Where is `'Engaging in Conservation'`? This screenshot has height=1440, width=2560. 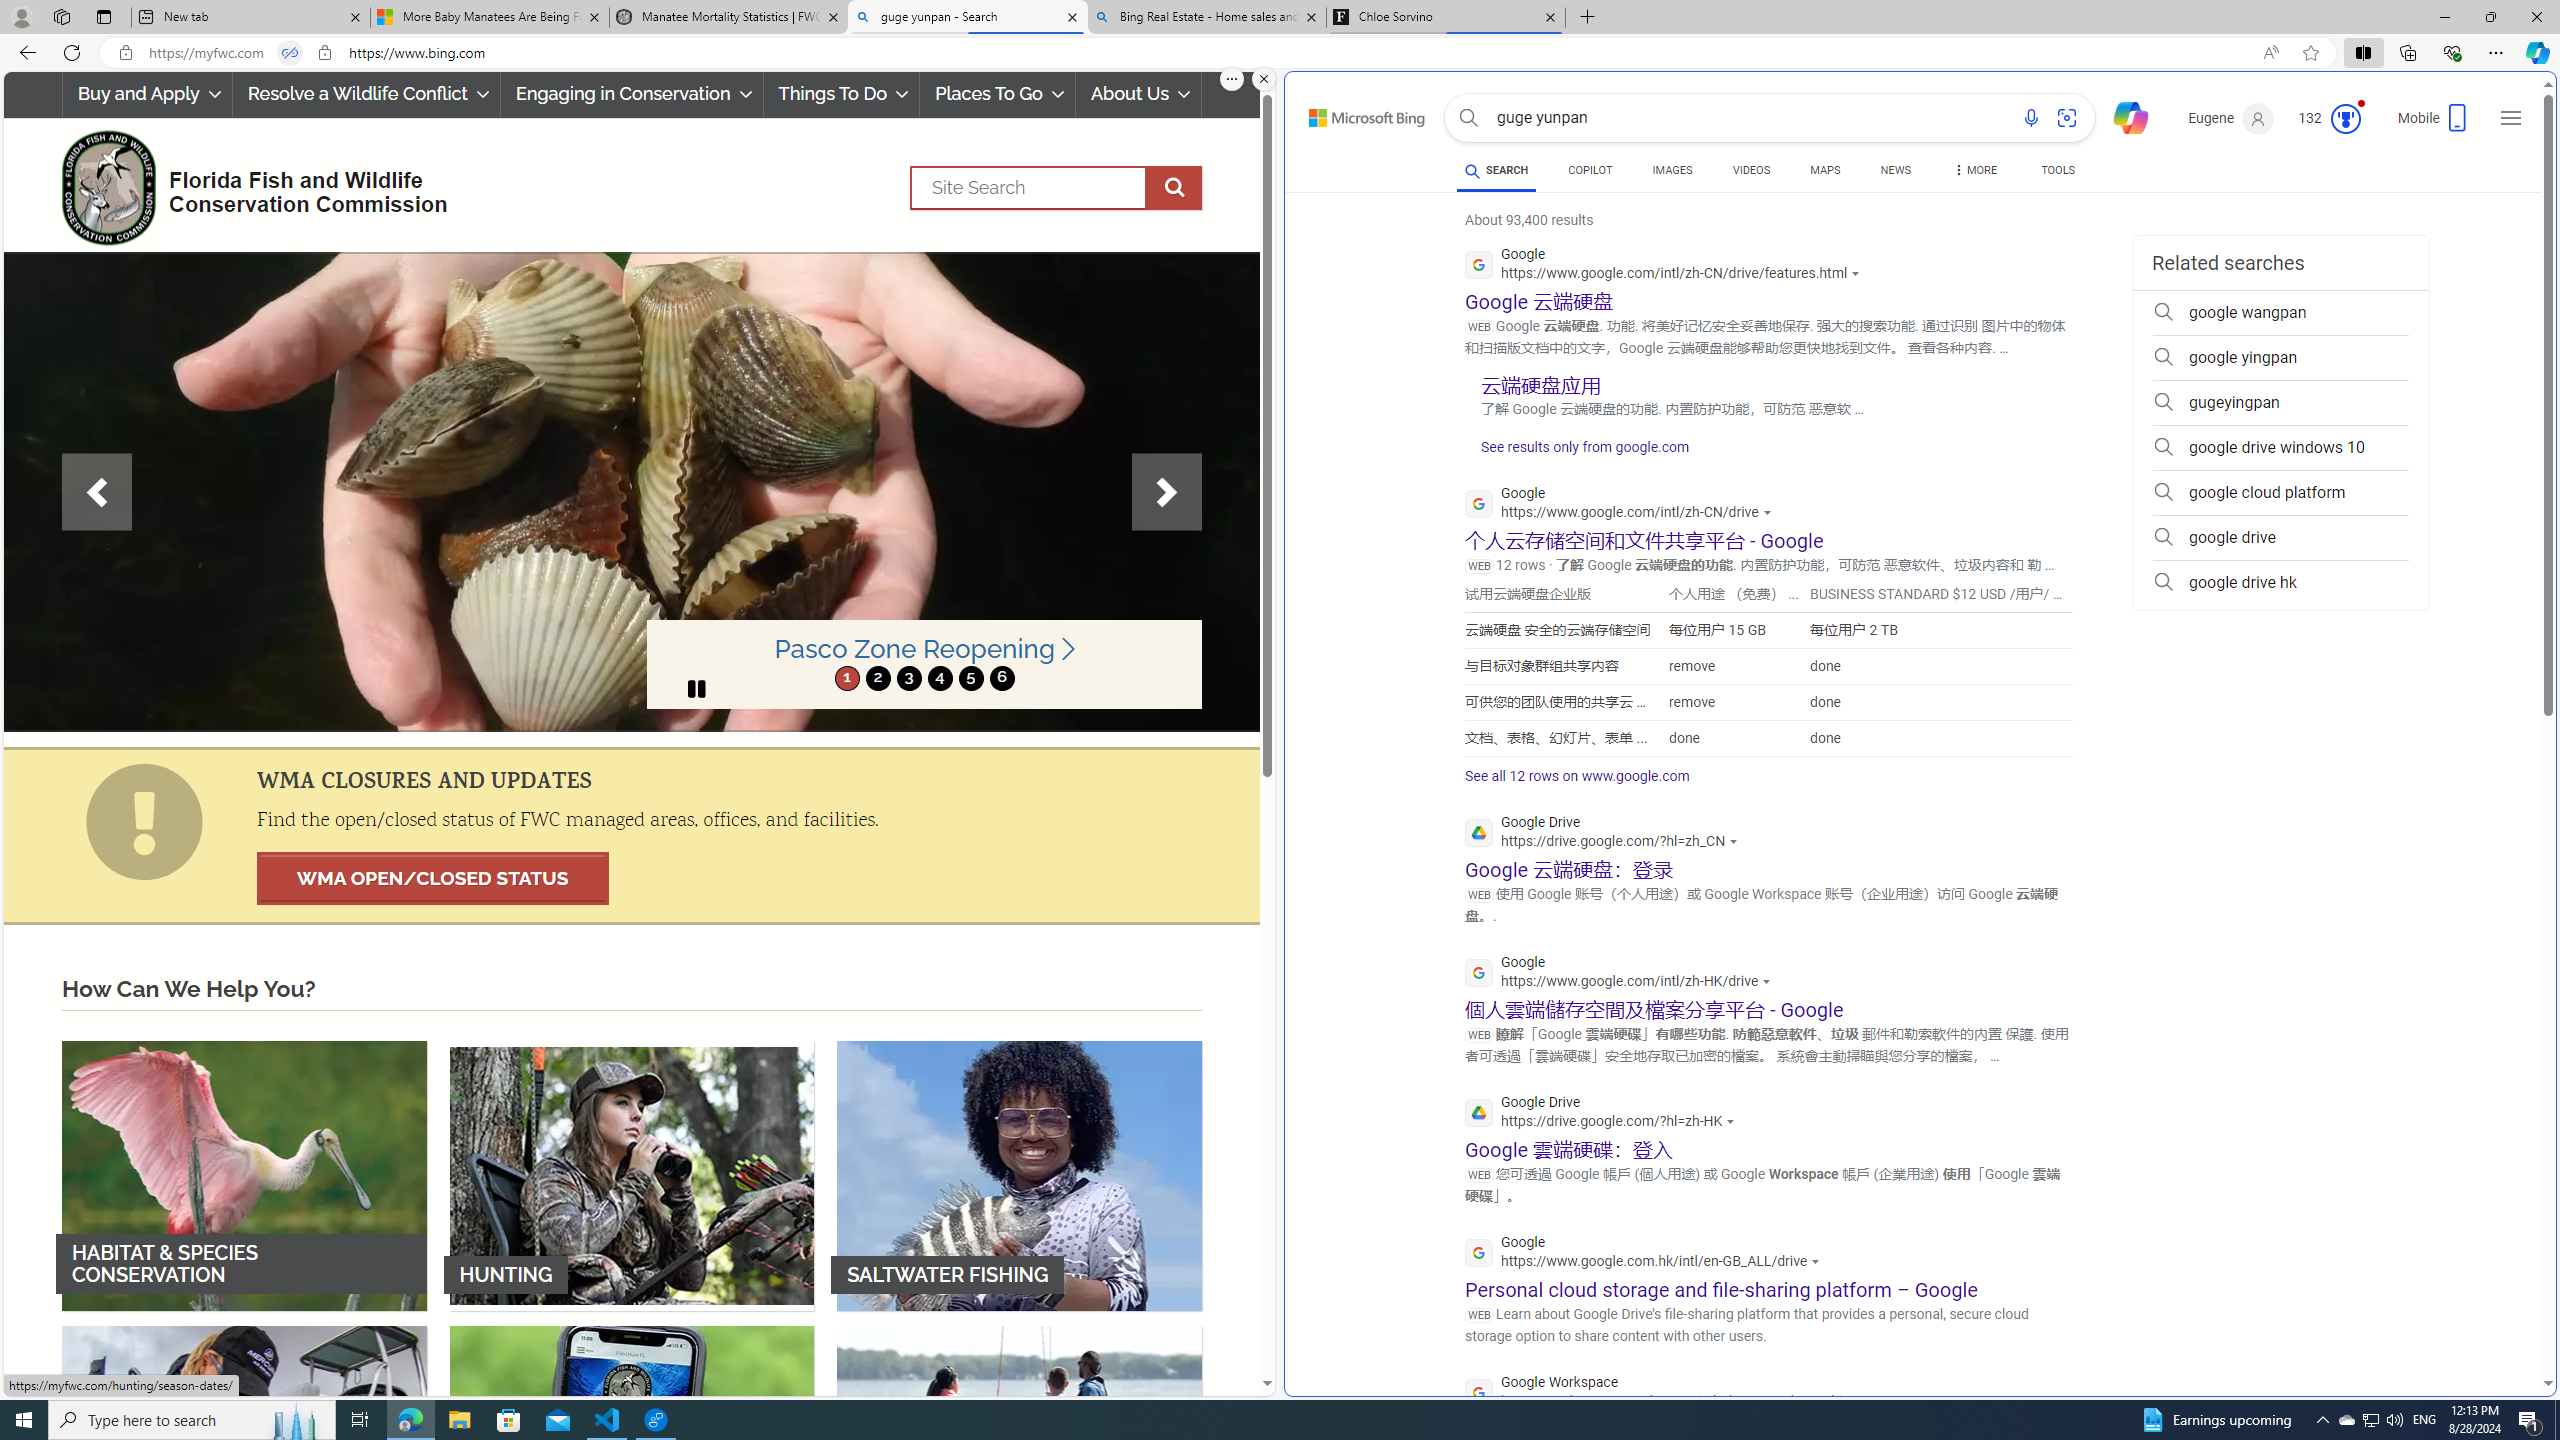 'Engaging in Conservation' is located at coordinates (631, 93).